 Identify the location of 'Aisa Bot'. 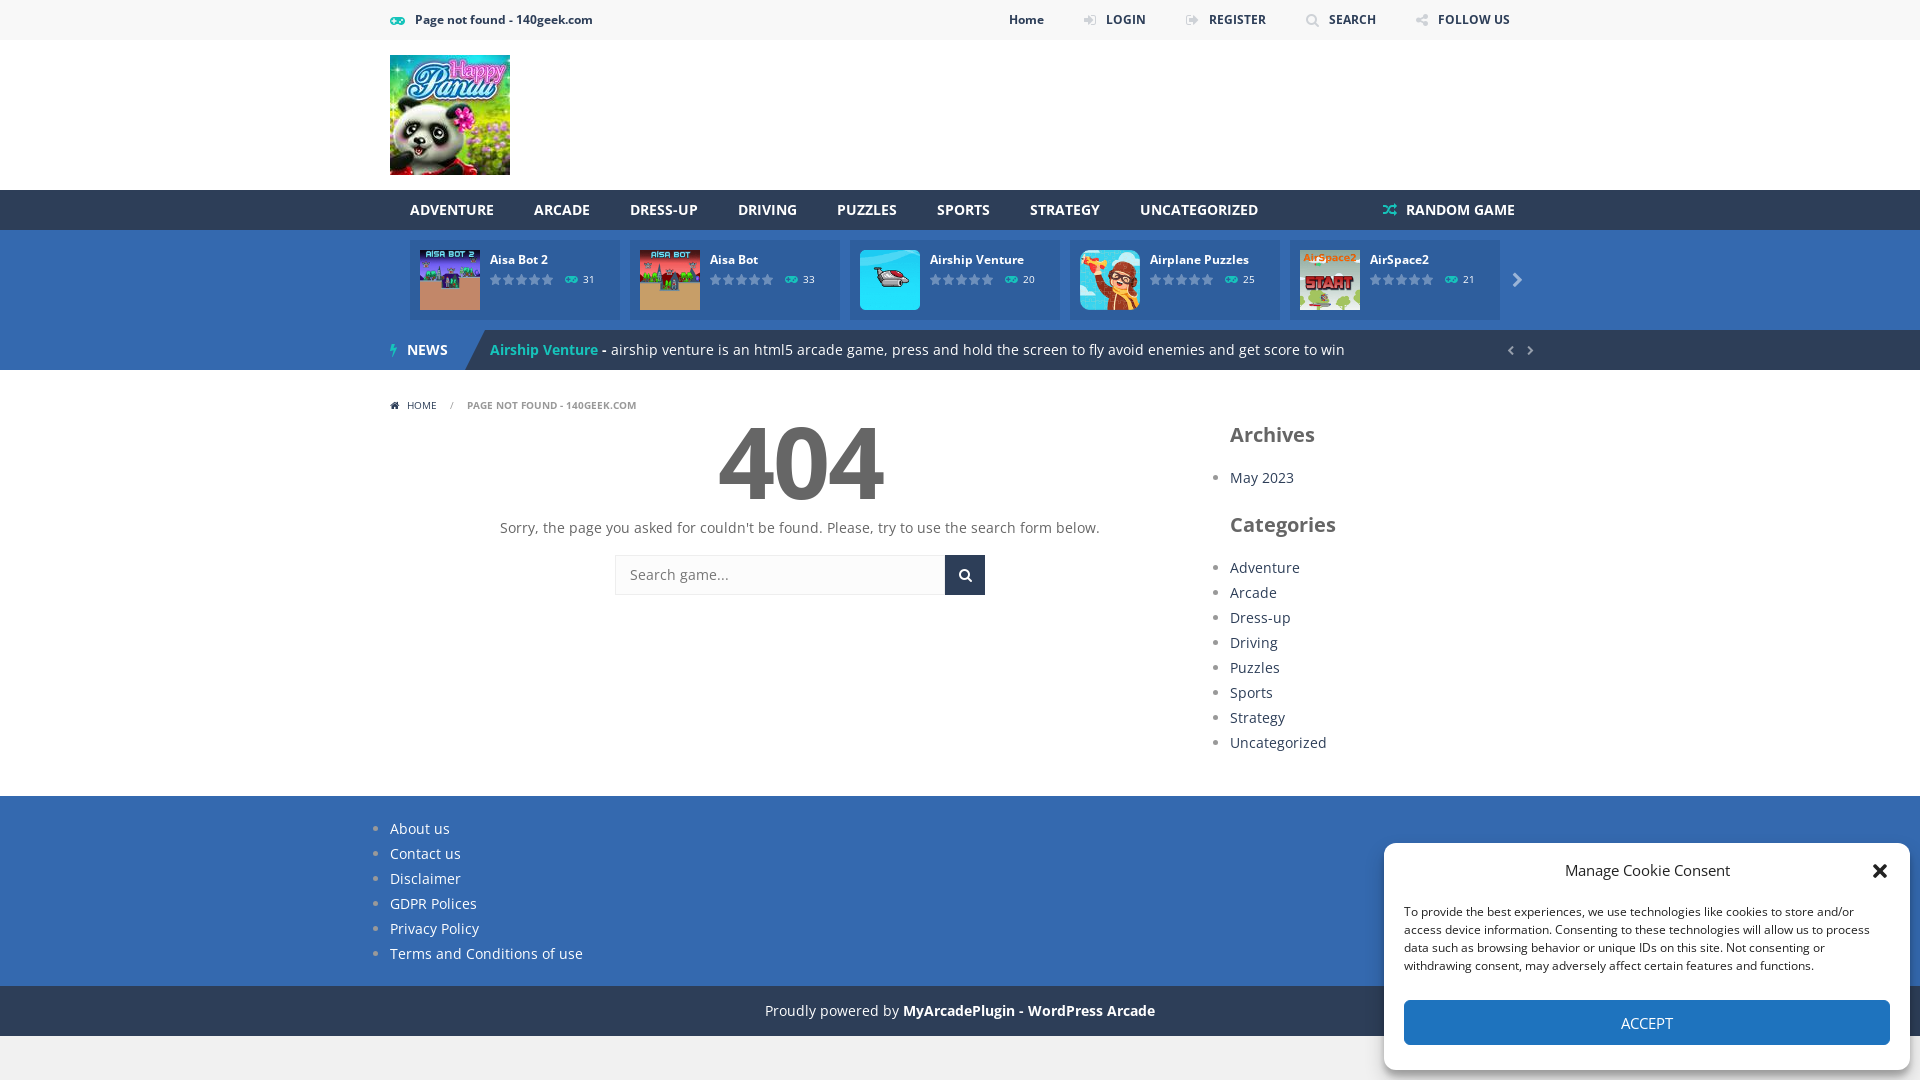
(710, 258).